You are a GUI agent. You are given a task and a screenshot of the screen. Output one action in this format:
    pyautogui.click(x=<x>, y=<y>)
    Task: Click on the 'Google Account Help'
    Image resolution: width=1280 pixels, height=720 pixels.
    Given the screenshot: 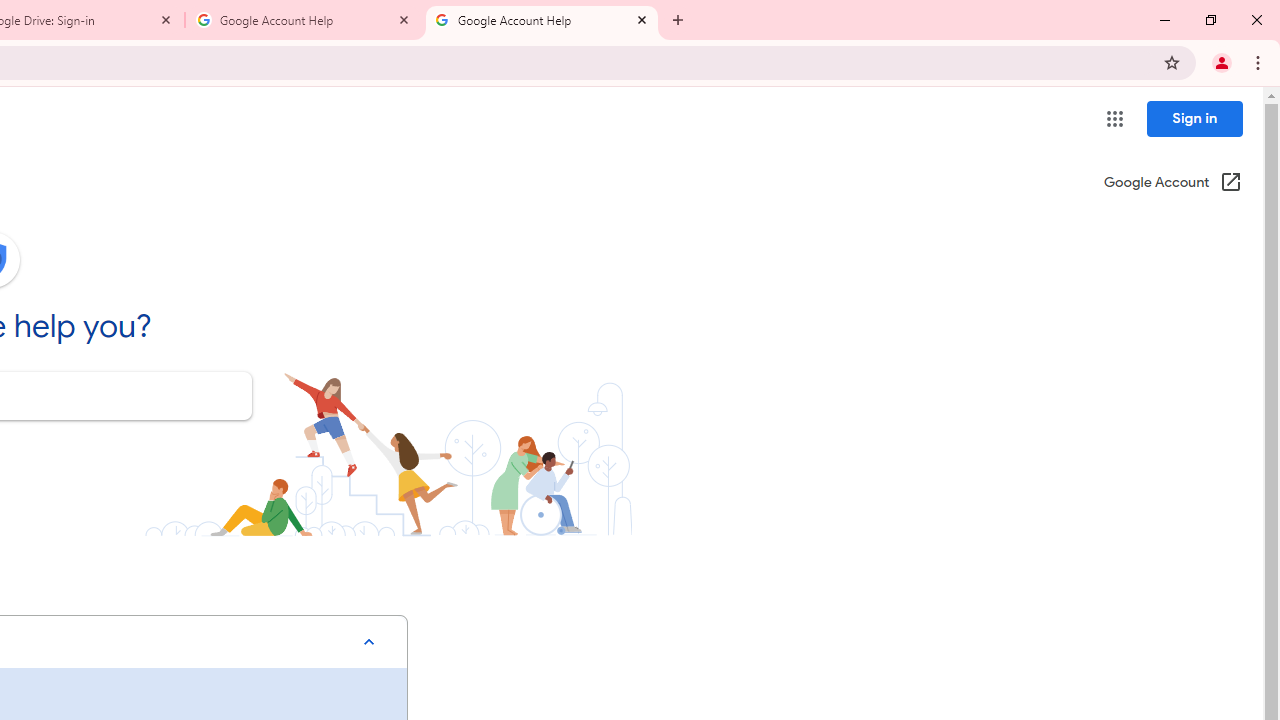 What is the action you would take?
    pyautogui.click(x=303, y=20)
    